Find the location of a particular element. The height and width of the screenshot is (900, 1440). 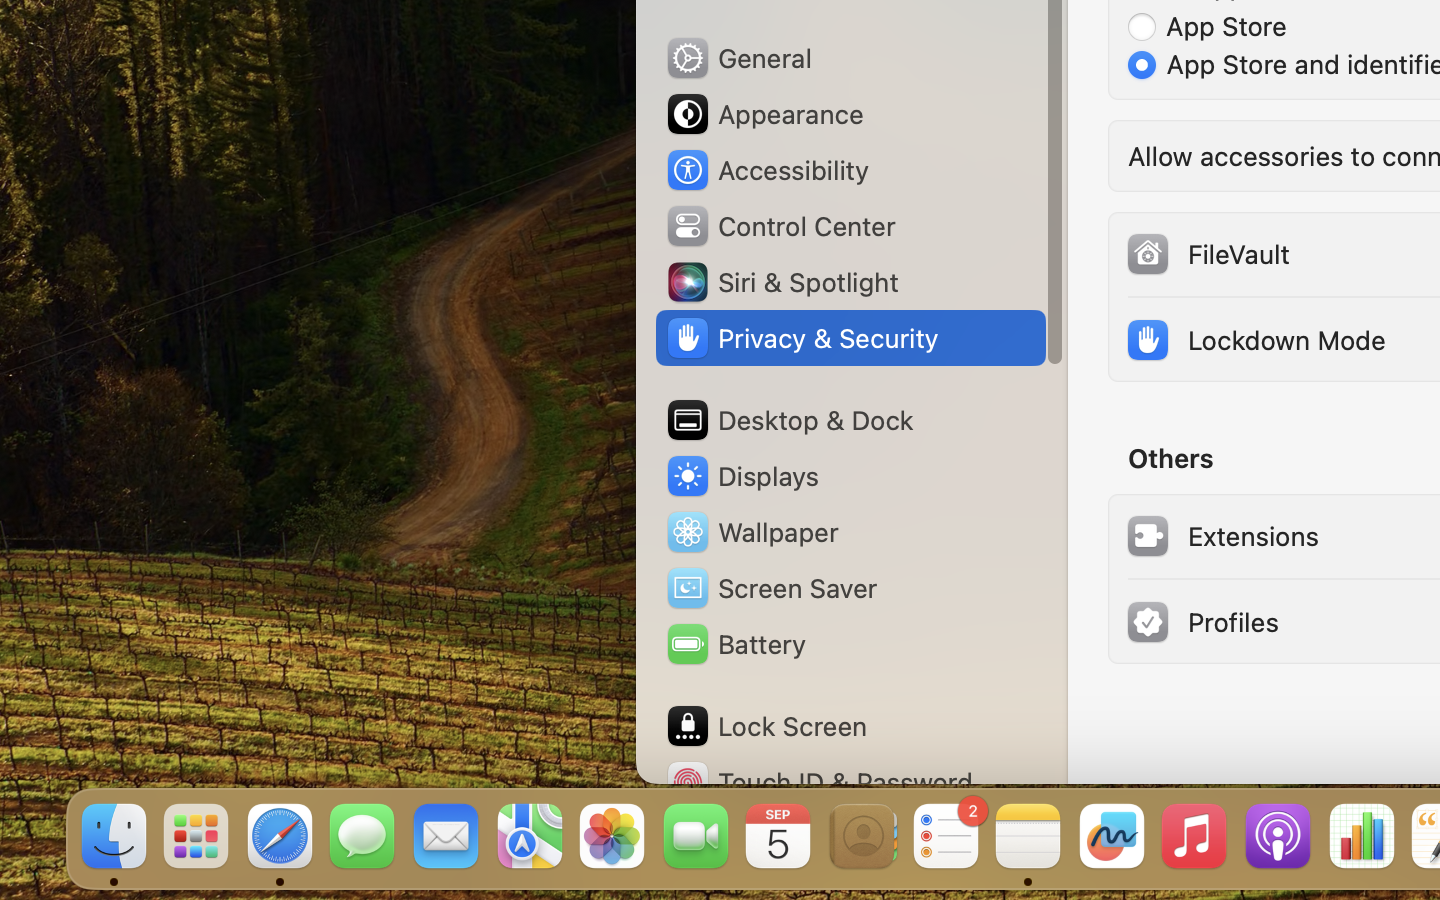

'Screen Saver' is located at coordinates (769, 587).